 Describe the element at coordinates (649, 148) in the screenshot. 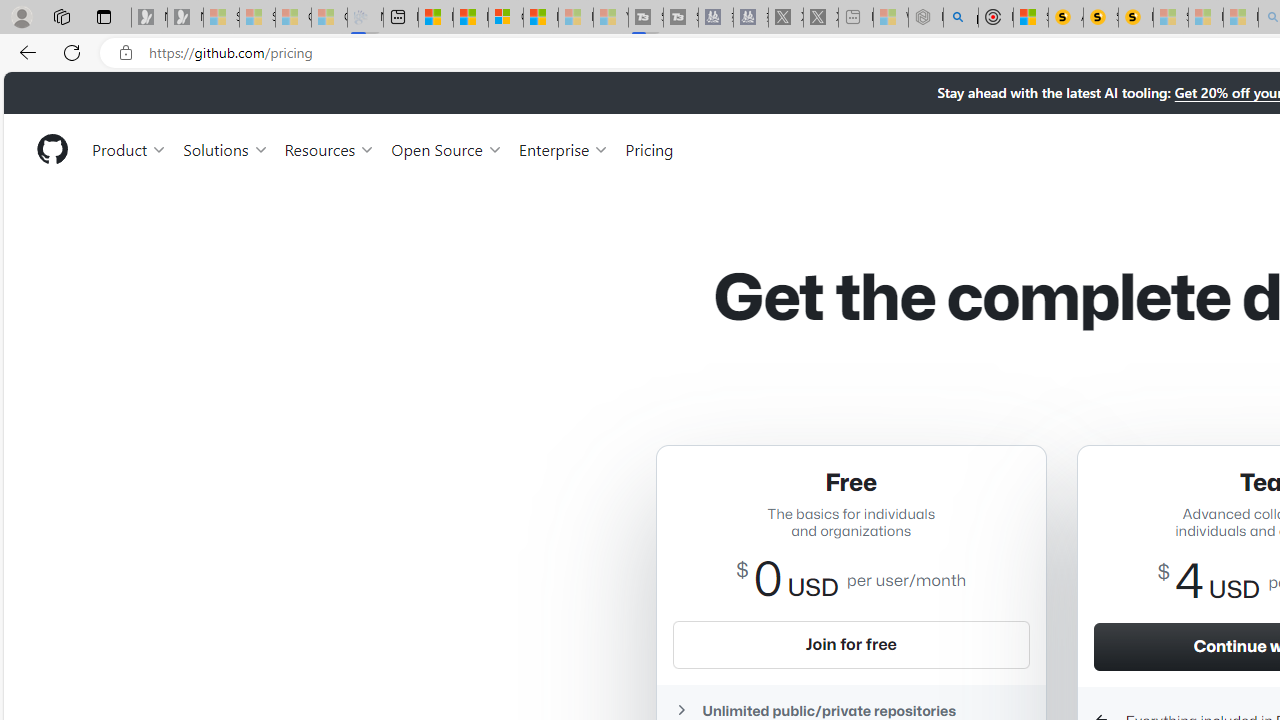

I see `'Pricing'` at that location.